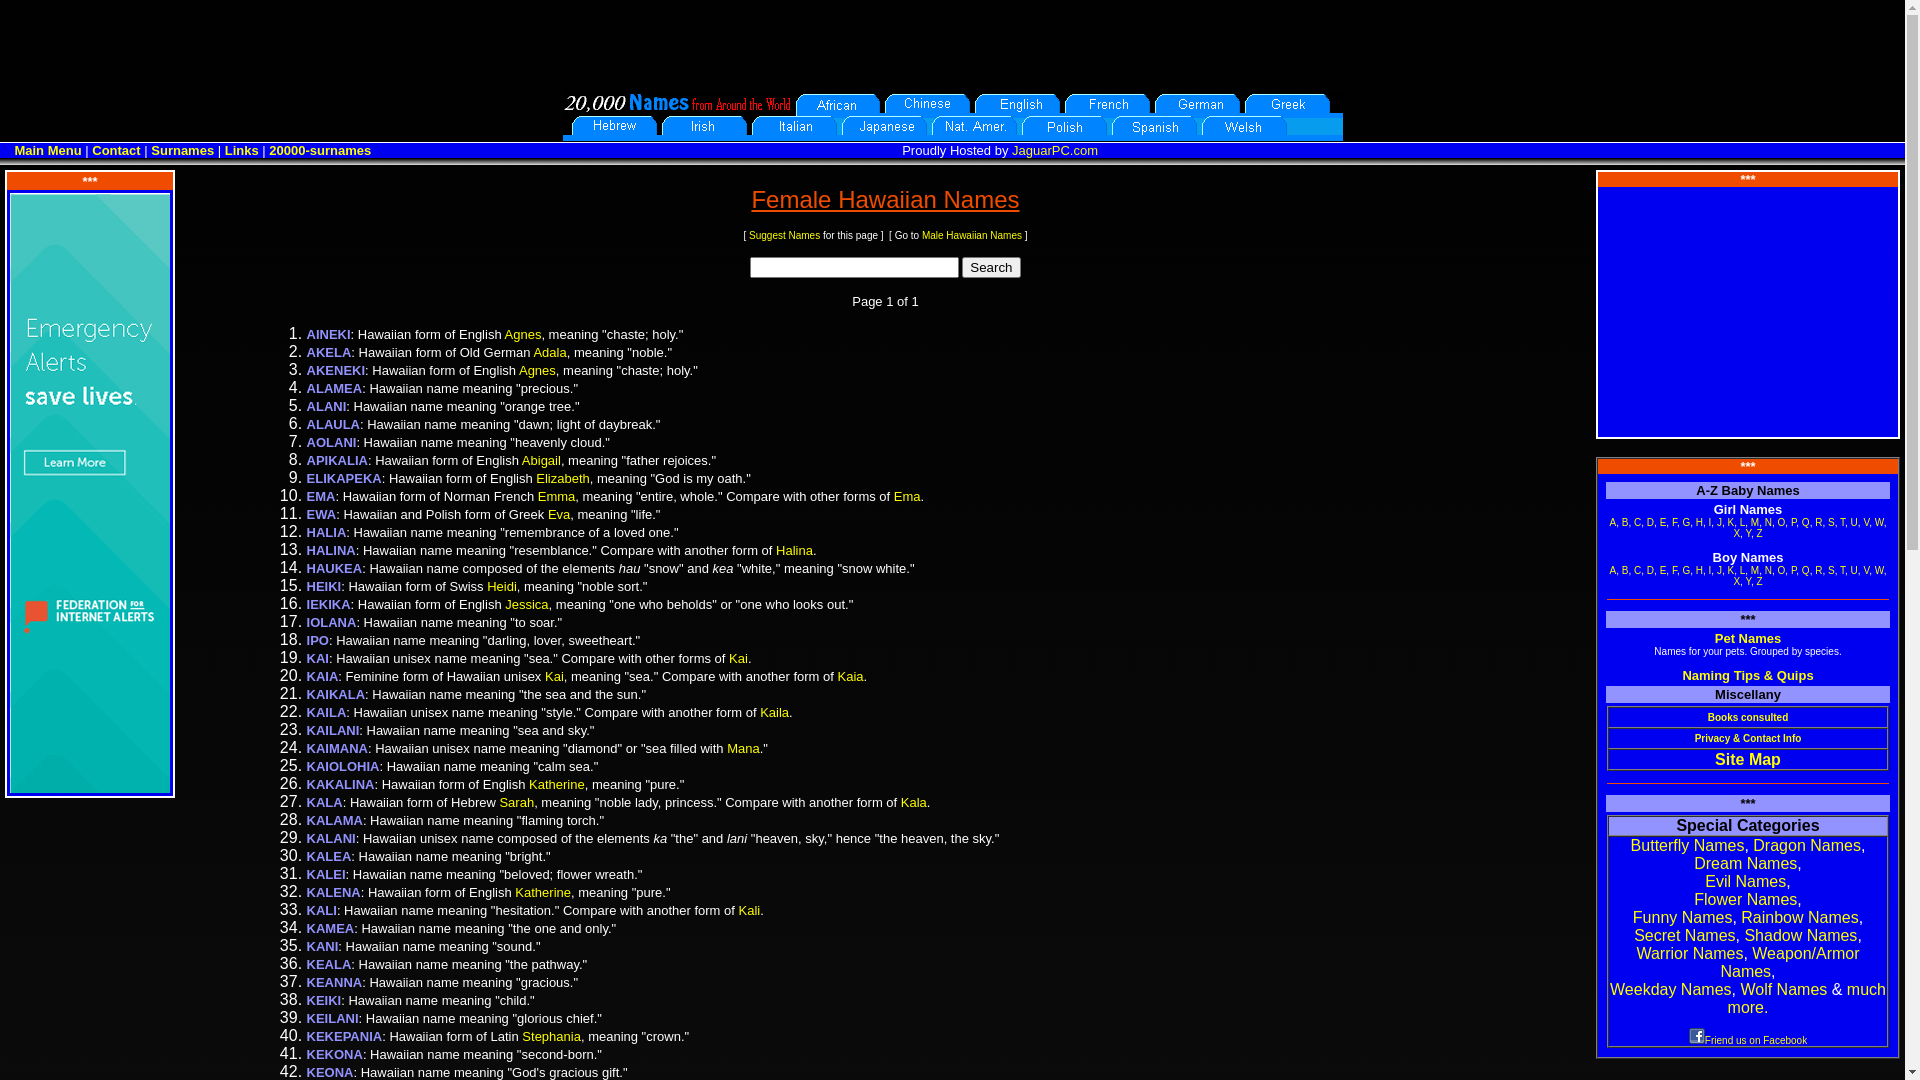 The height and width of the screenshot is (1080, 1920). What do you see at coordinates (1805, 570) in the screenshot?
I see `'Q'` at bounding box center [1805, 570].